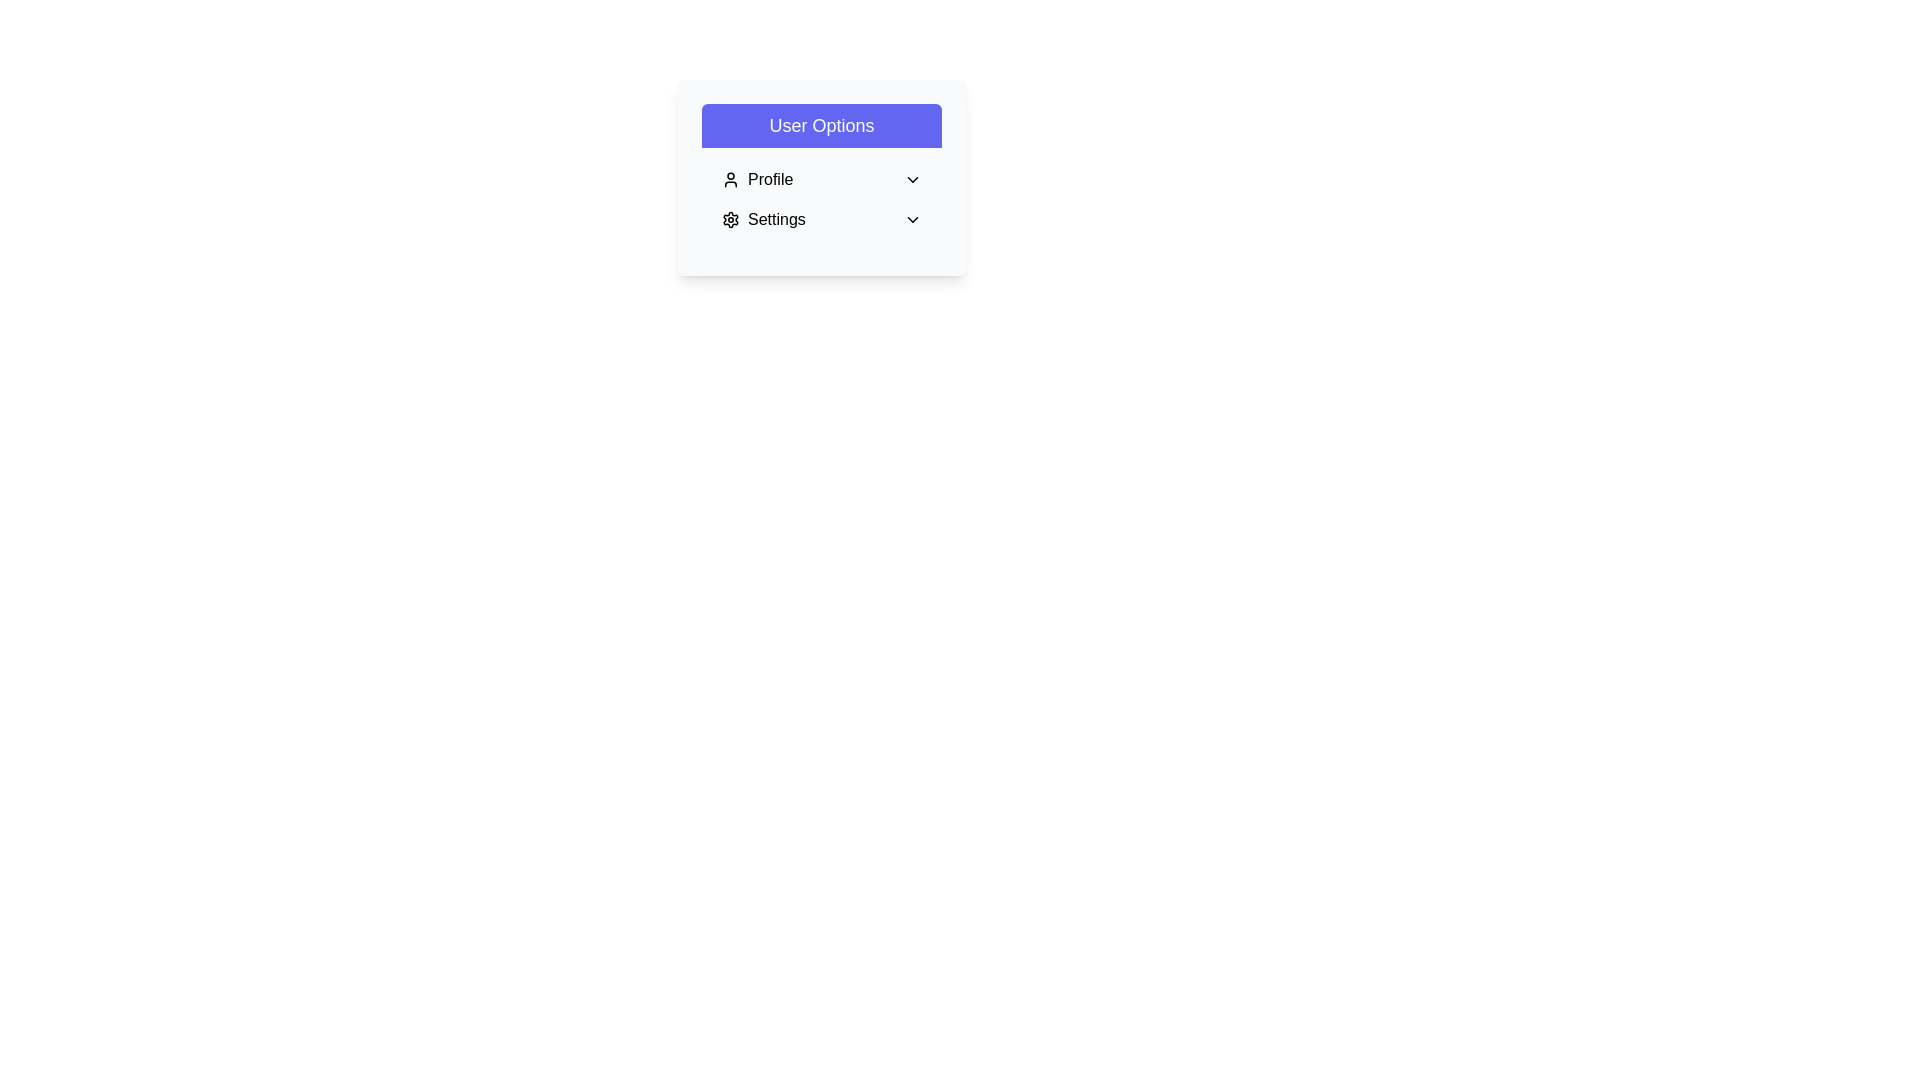  What do you see at coordinates (729, 219) in the screenshot?
I see `the 'Settings' icon located in the 'User Options' menu` at bounding box center [729, 219].